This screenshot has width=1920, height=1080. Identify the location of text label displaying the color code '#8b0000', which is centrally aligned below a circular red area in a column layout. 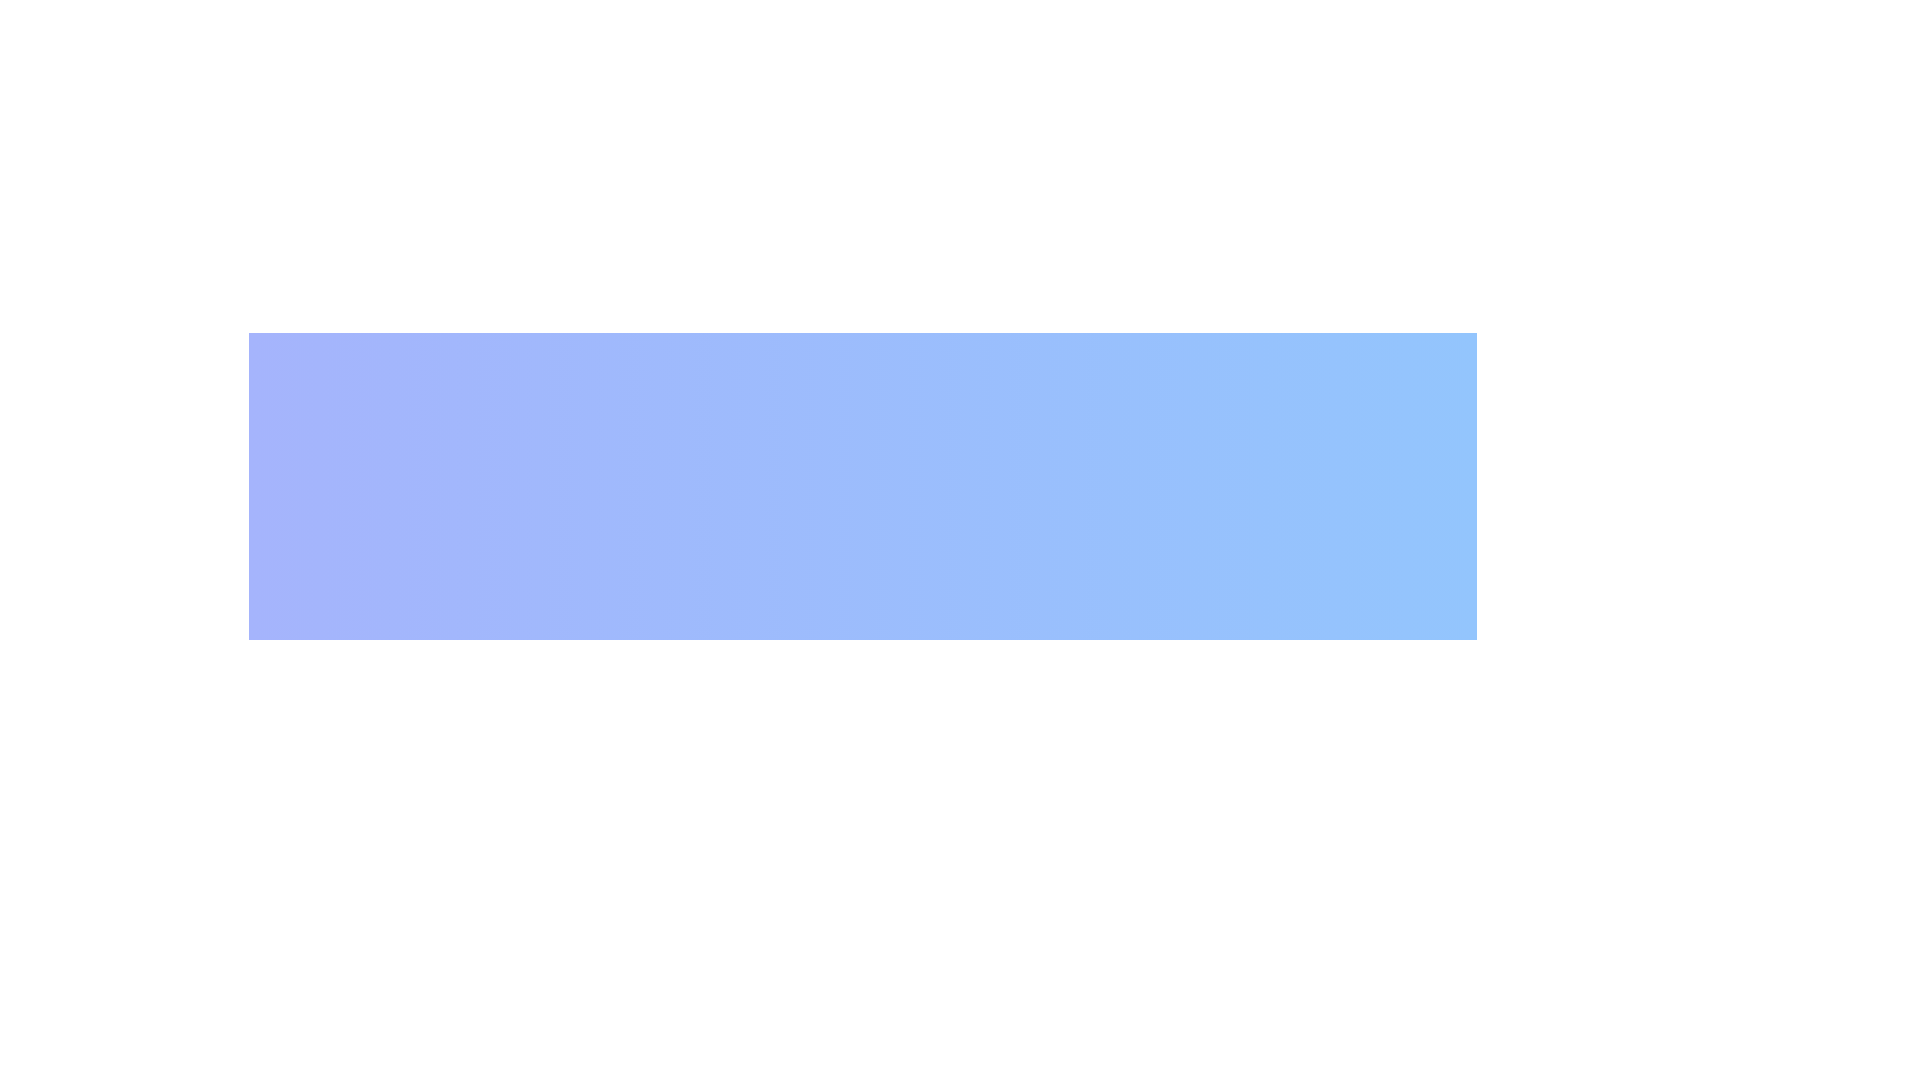
(702, 1007).